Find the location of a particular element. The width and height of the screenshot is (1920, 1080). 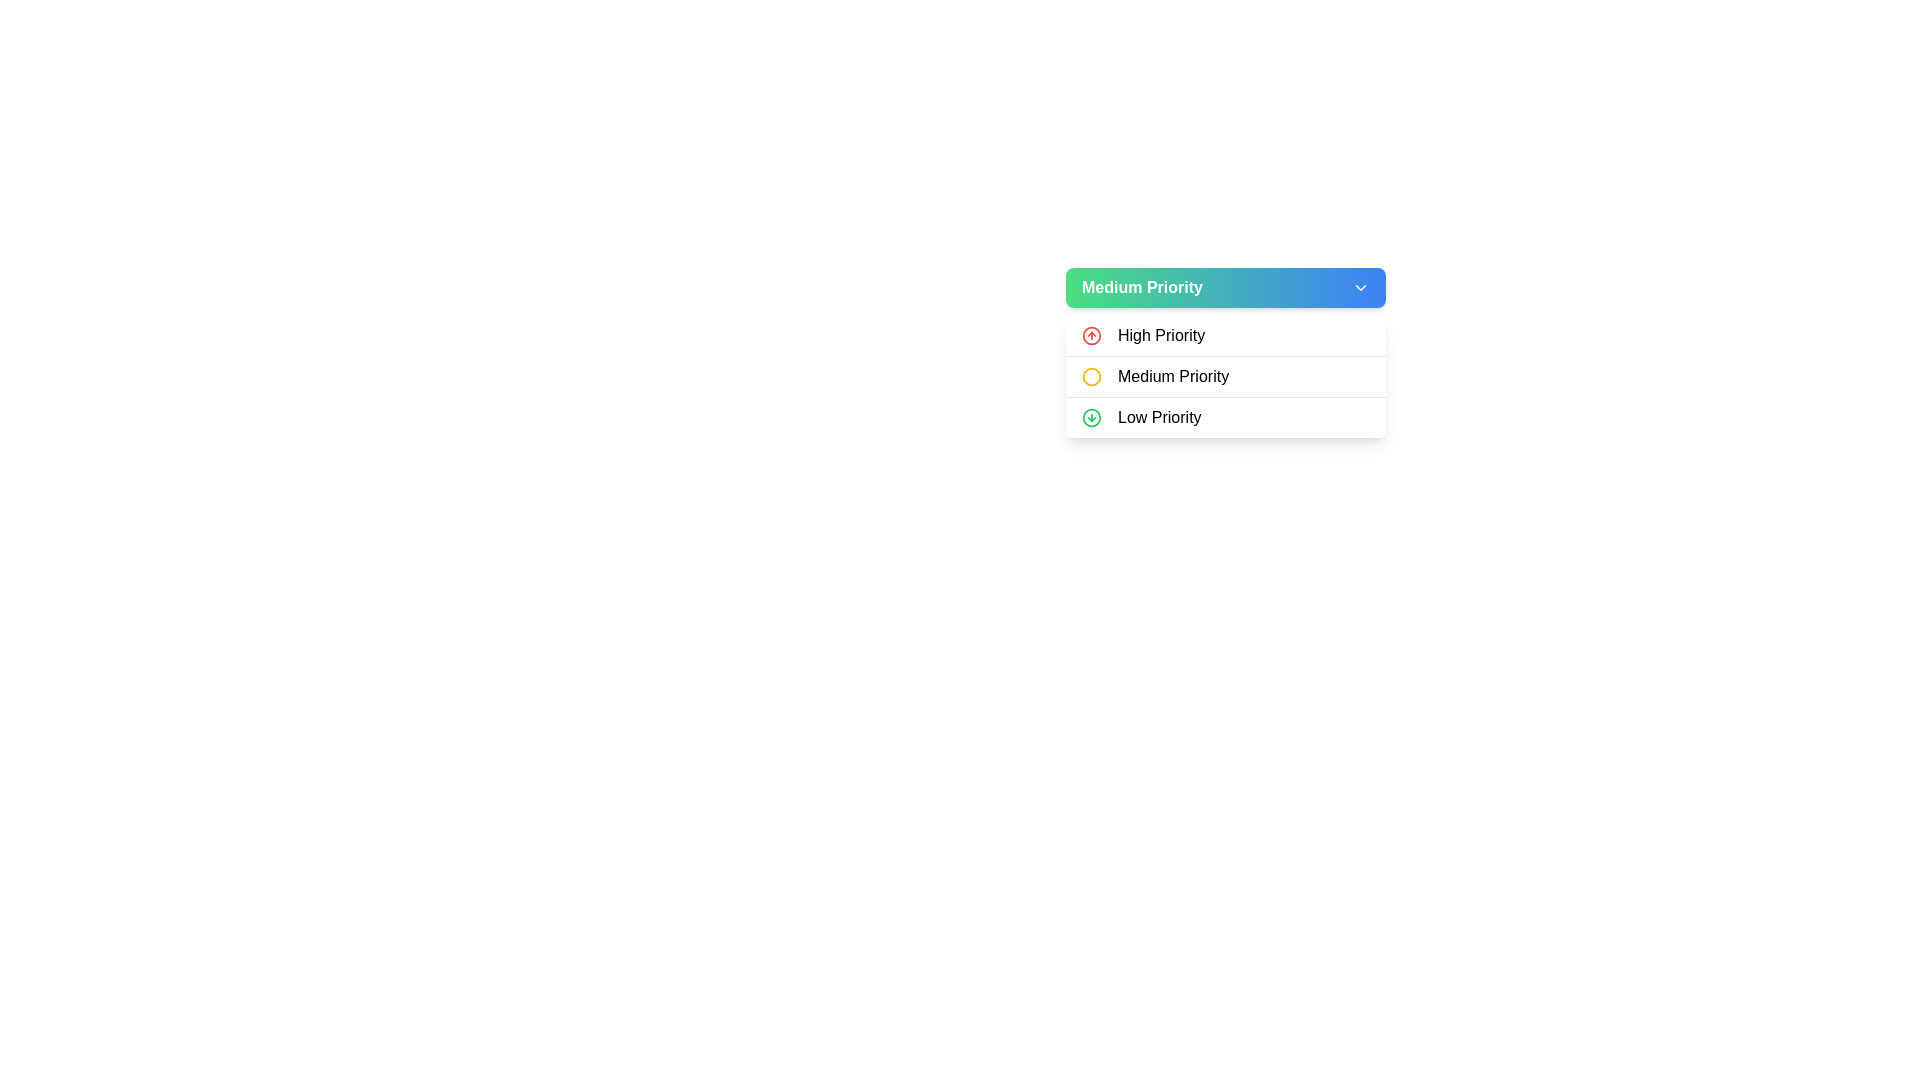

the SVG graphic element depicting a circular boundary for an upward arrow in the dropdown list, which serves an aesthetic purpose is located at coordinates (1090, 334).